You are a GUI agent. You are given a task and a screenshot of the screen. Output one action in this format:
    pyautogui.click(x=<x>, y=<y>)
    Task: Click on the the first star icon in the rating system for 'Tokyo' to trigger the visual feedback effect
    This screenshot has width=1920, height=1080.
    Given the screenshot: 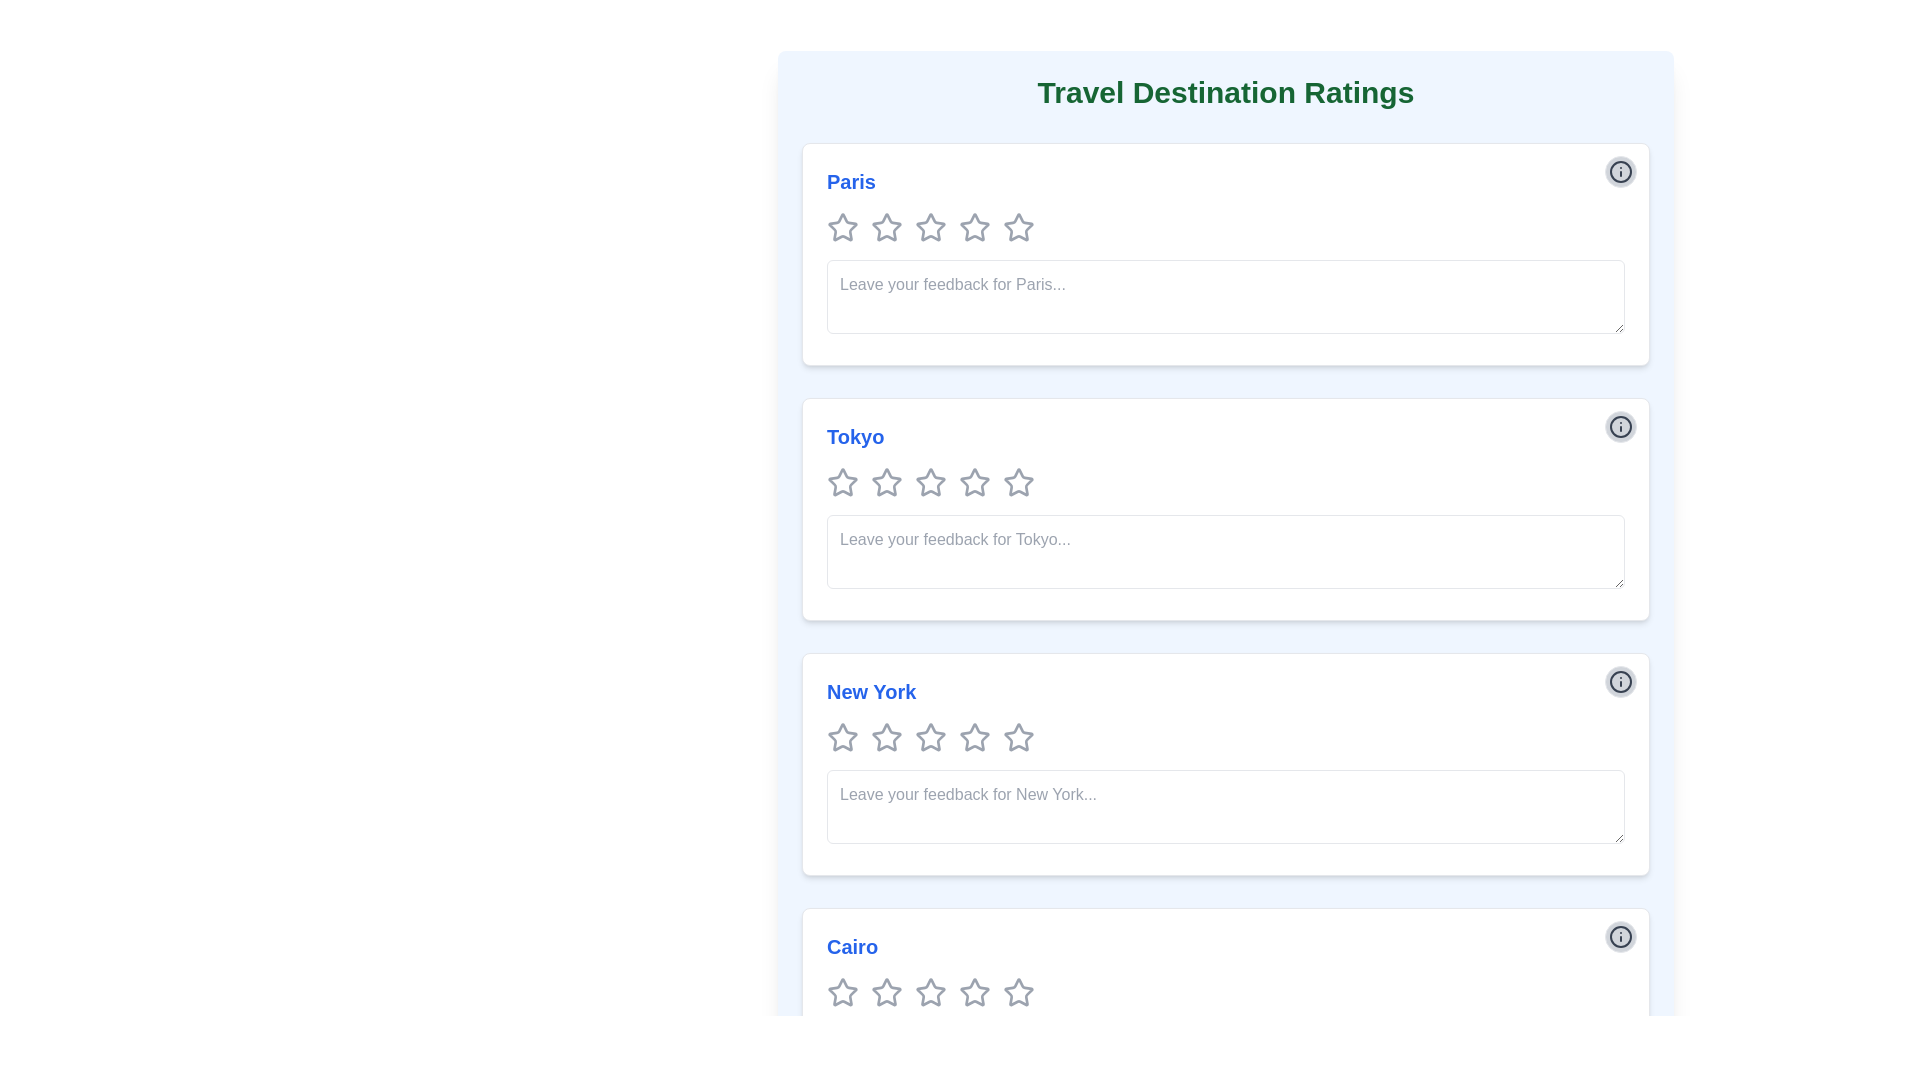 What is the action you would take?
    pyautogui.click(x=843, y=482)
    